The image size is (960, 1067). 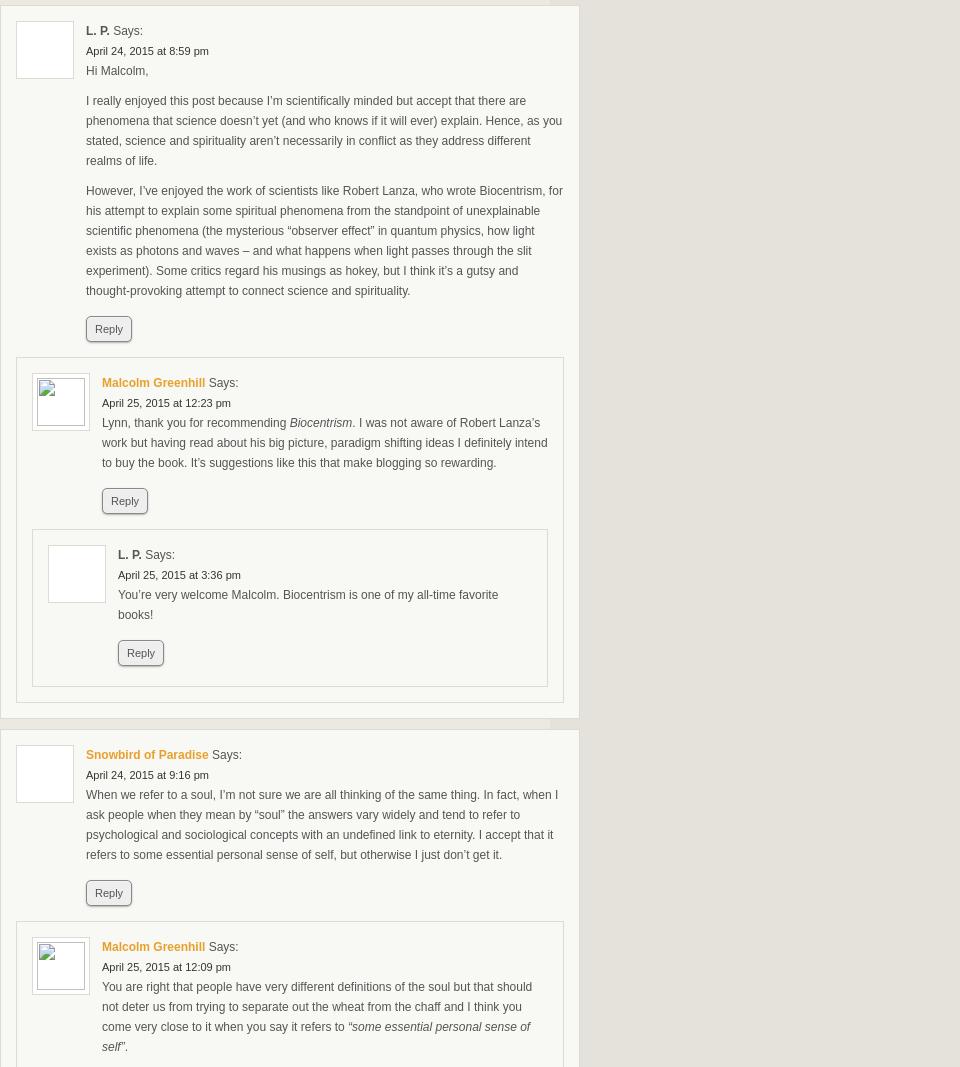 What do you see at coordinates (324, 442) in the screenshot?
I see `'. I was not aware of Robert Lanza’s work but having read about his big picture, paradigm shifting ideas I definitely intend to buy the book. It’s suggestions like this that make blogging so rewarding.'` at bounding box center [324, 442].